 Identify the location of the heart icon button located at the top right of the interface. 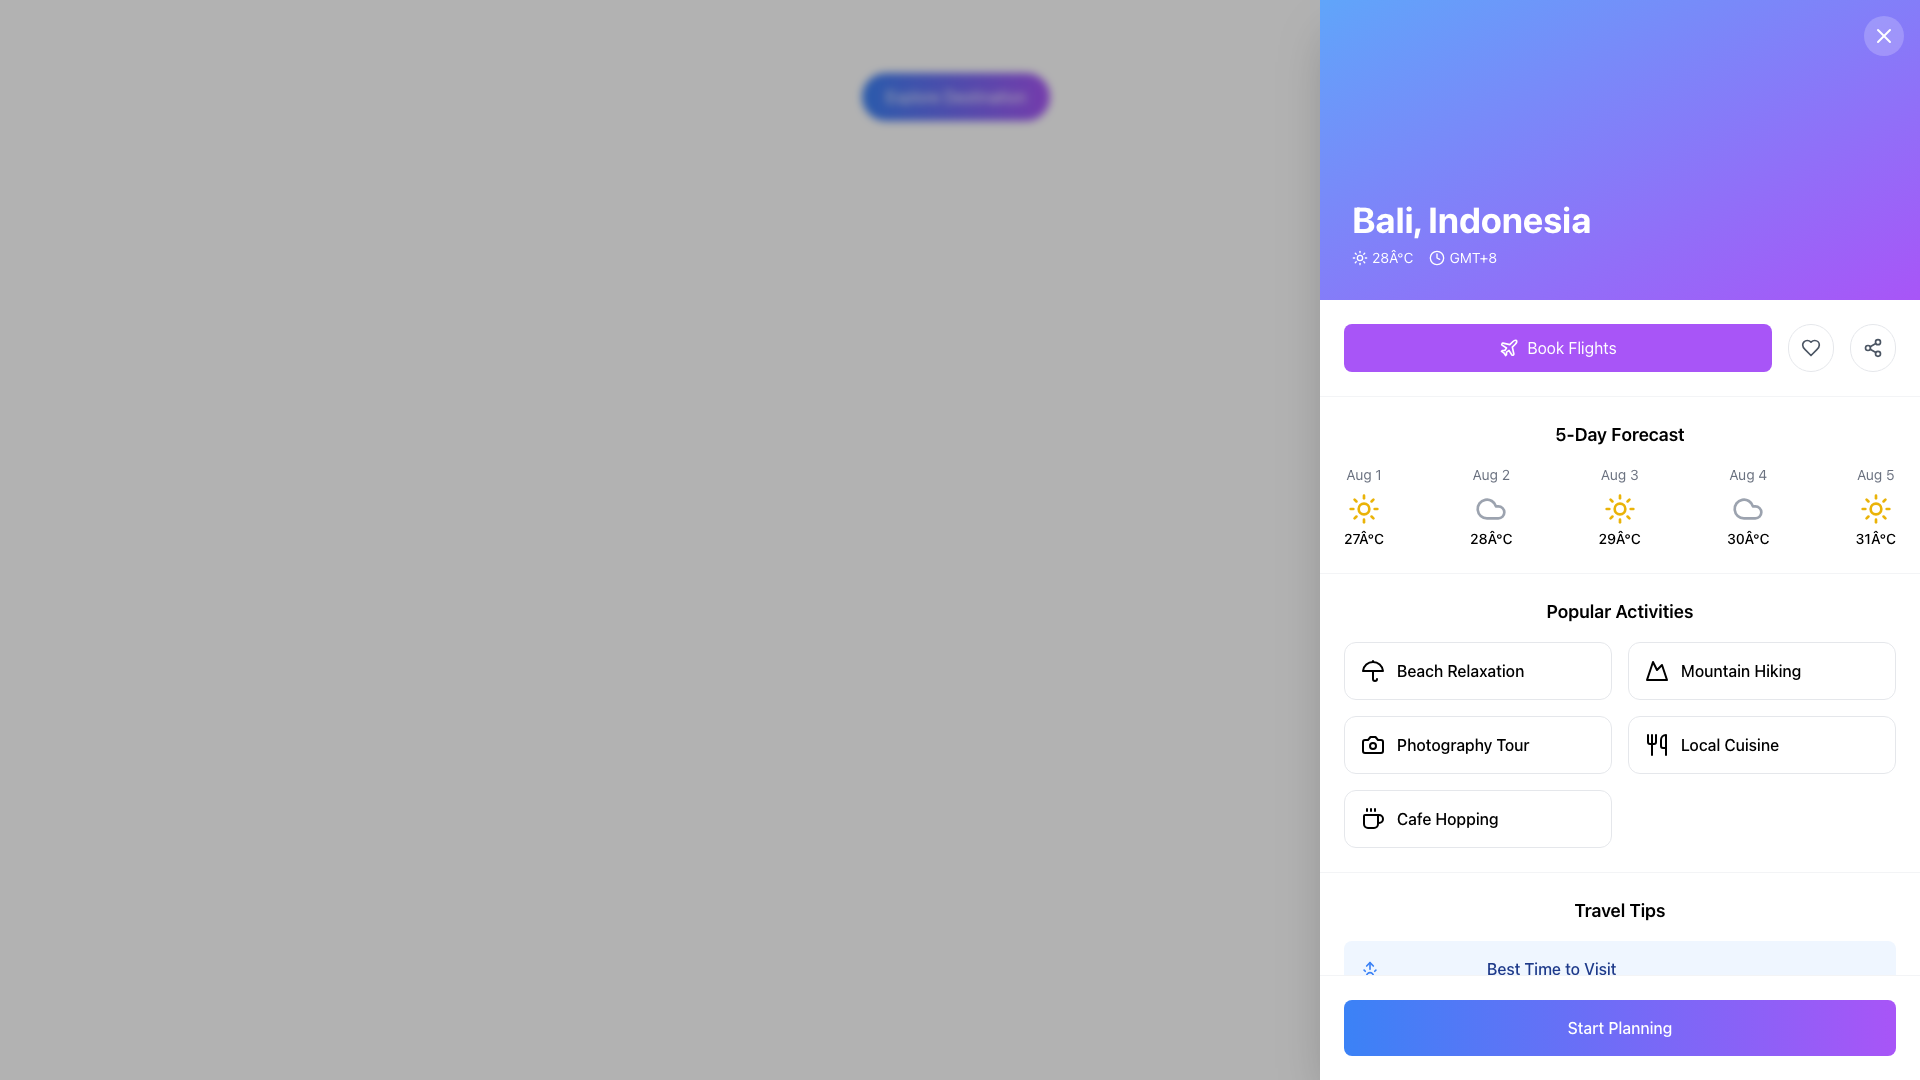
(1810, 346).